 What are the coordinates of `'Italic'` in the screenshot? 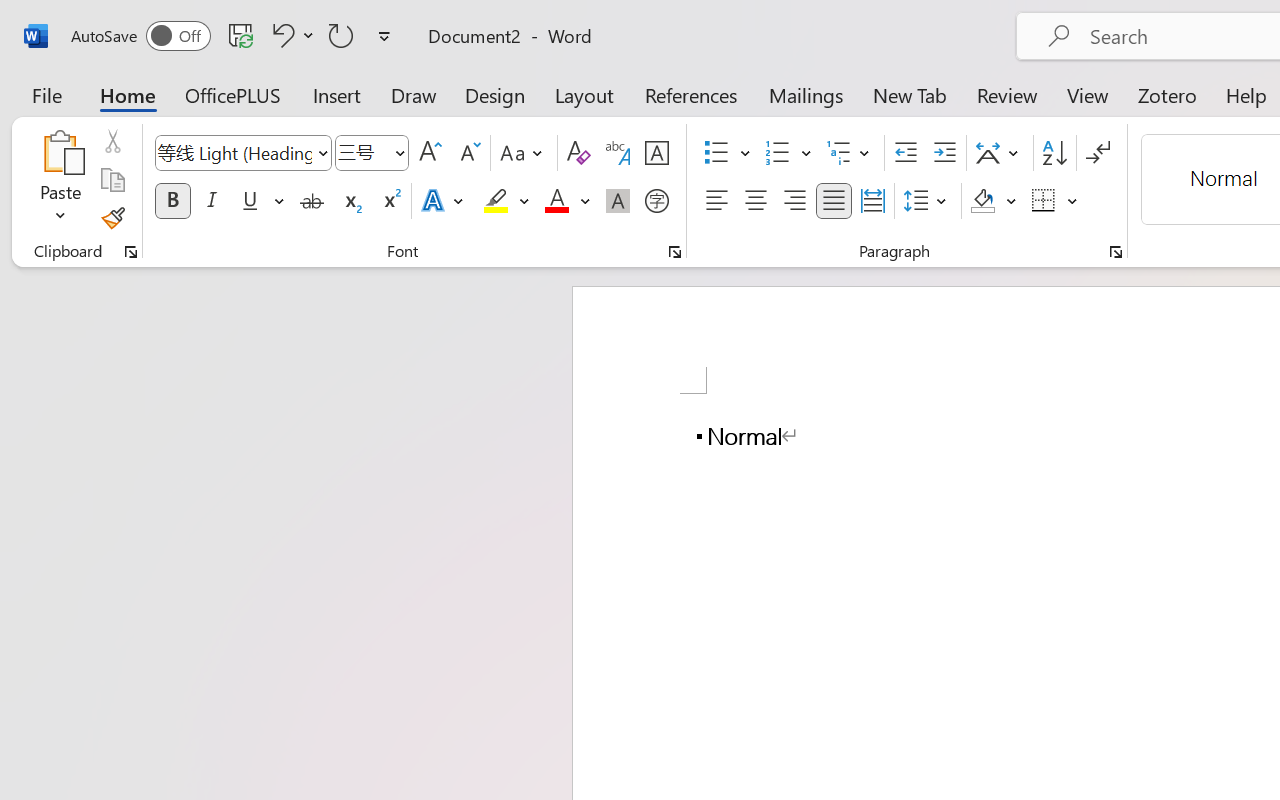 It's located at (212, 201).